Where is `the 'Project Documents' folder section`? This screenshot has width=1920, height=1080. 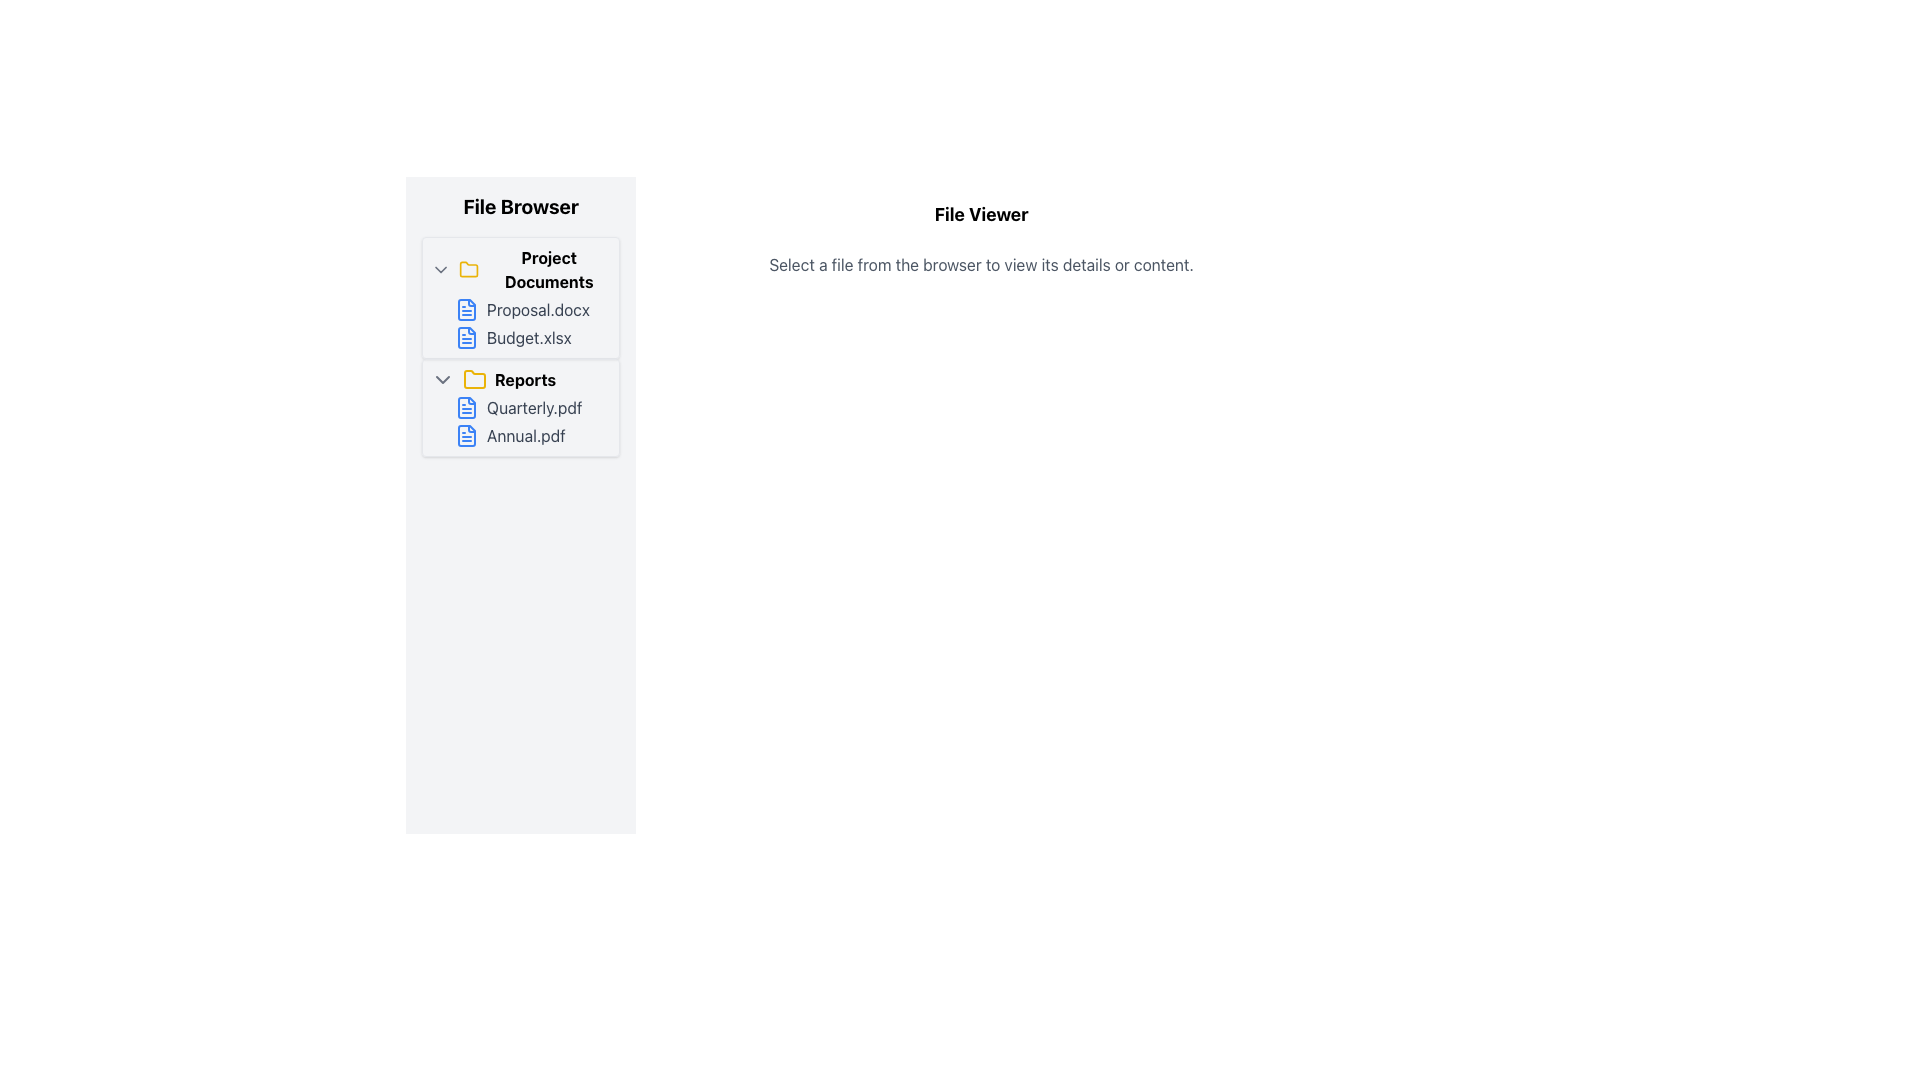
the 'Project Documents' folder section is located at coordinates (521, 297).